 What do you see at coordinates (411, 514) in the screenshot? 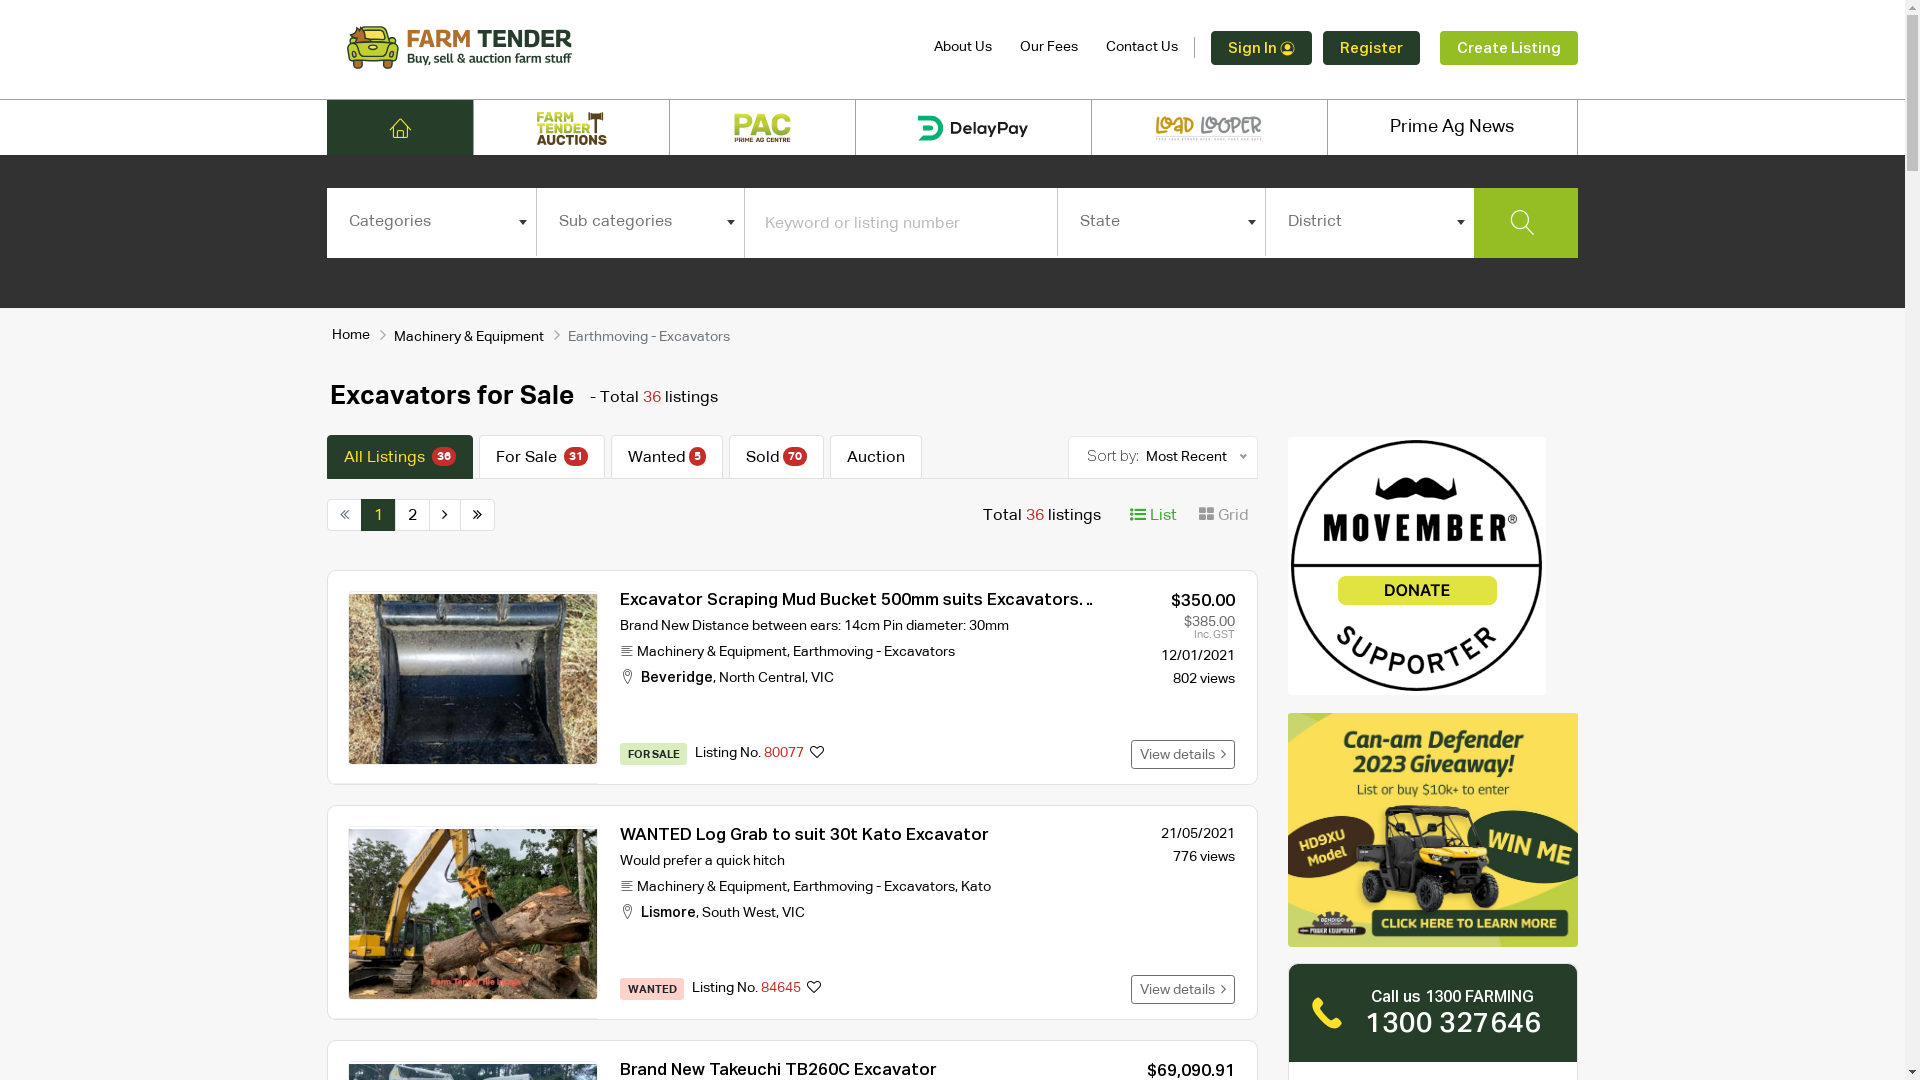
I see `'2'` at bounding box center [411, 514].